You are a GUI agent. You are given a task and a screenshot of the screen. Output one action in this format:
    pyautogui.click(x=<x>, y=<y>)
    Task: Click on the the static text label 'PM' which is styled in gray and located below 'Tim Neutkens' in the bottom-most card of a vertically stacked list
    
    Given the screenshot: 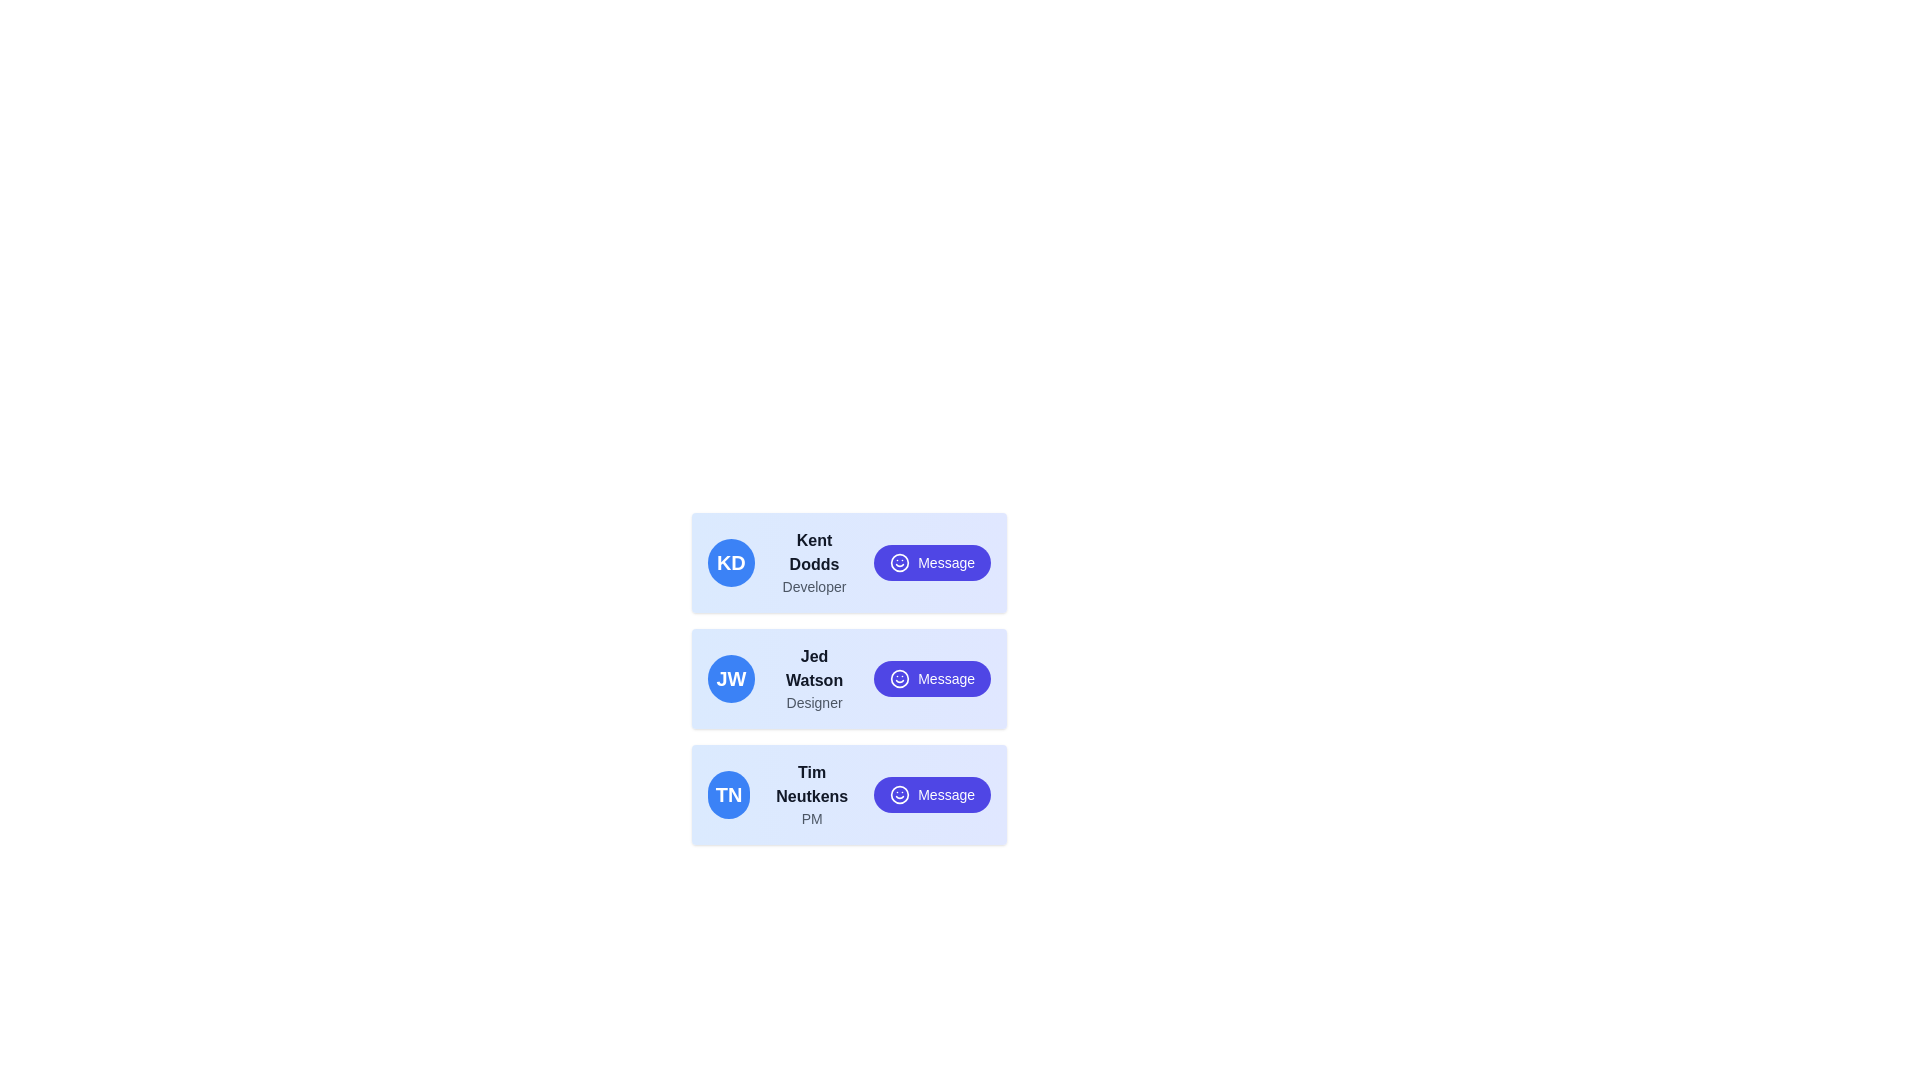 What is the action you would take?
    pyautogui.click(x=812, y=818)
    